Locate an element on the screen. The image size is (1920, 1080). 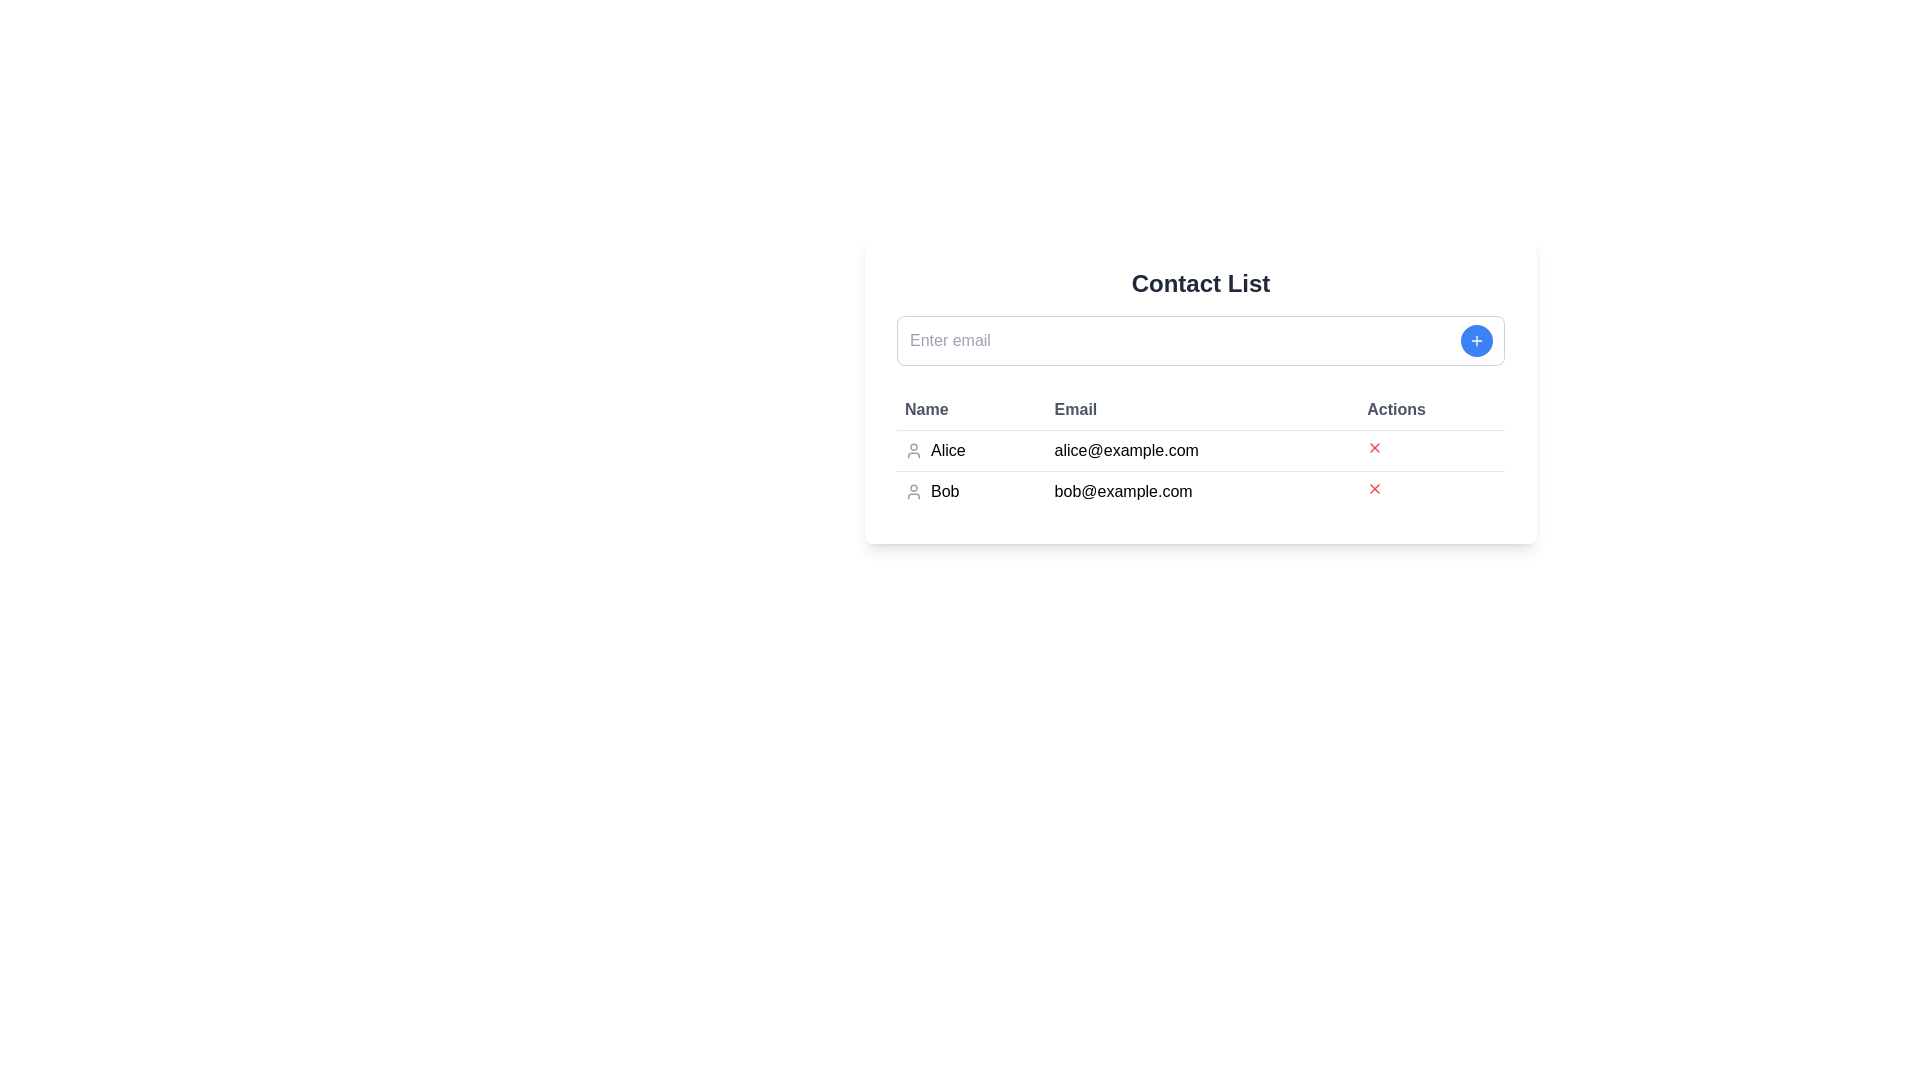
the label displaying the text 'Alice' is located at coordinates (947, 451).